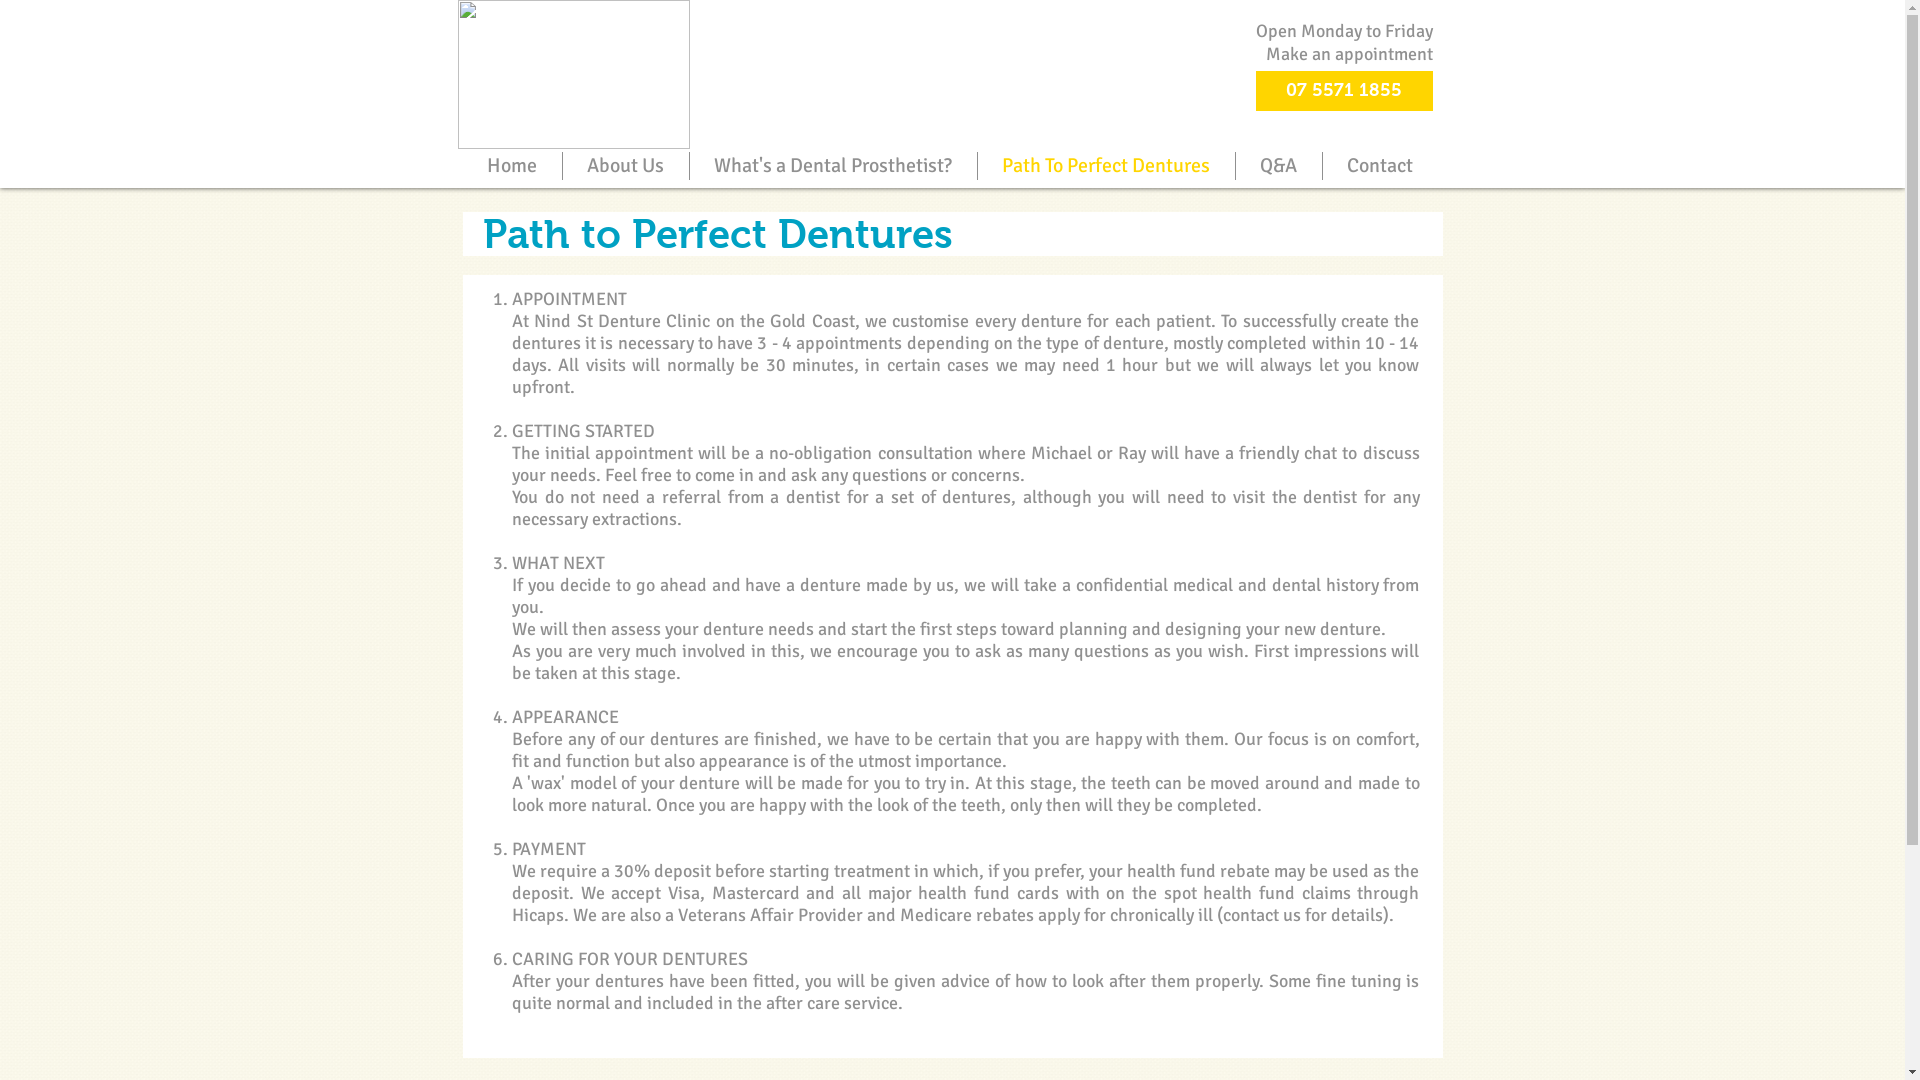  Describe the element at coordinates (1105, 164) in the screenshot. I see `'Path To Perfect Dentures'` at that location.